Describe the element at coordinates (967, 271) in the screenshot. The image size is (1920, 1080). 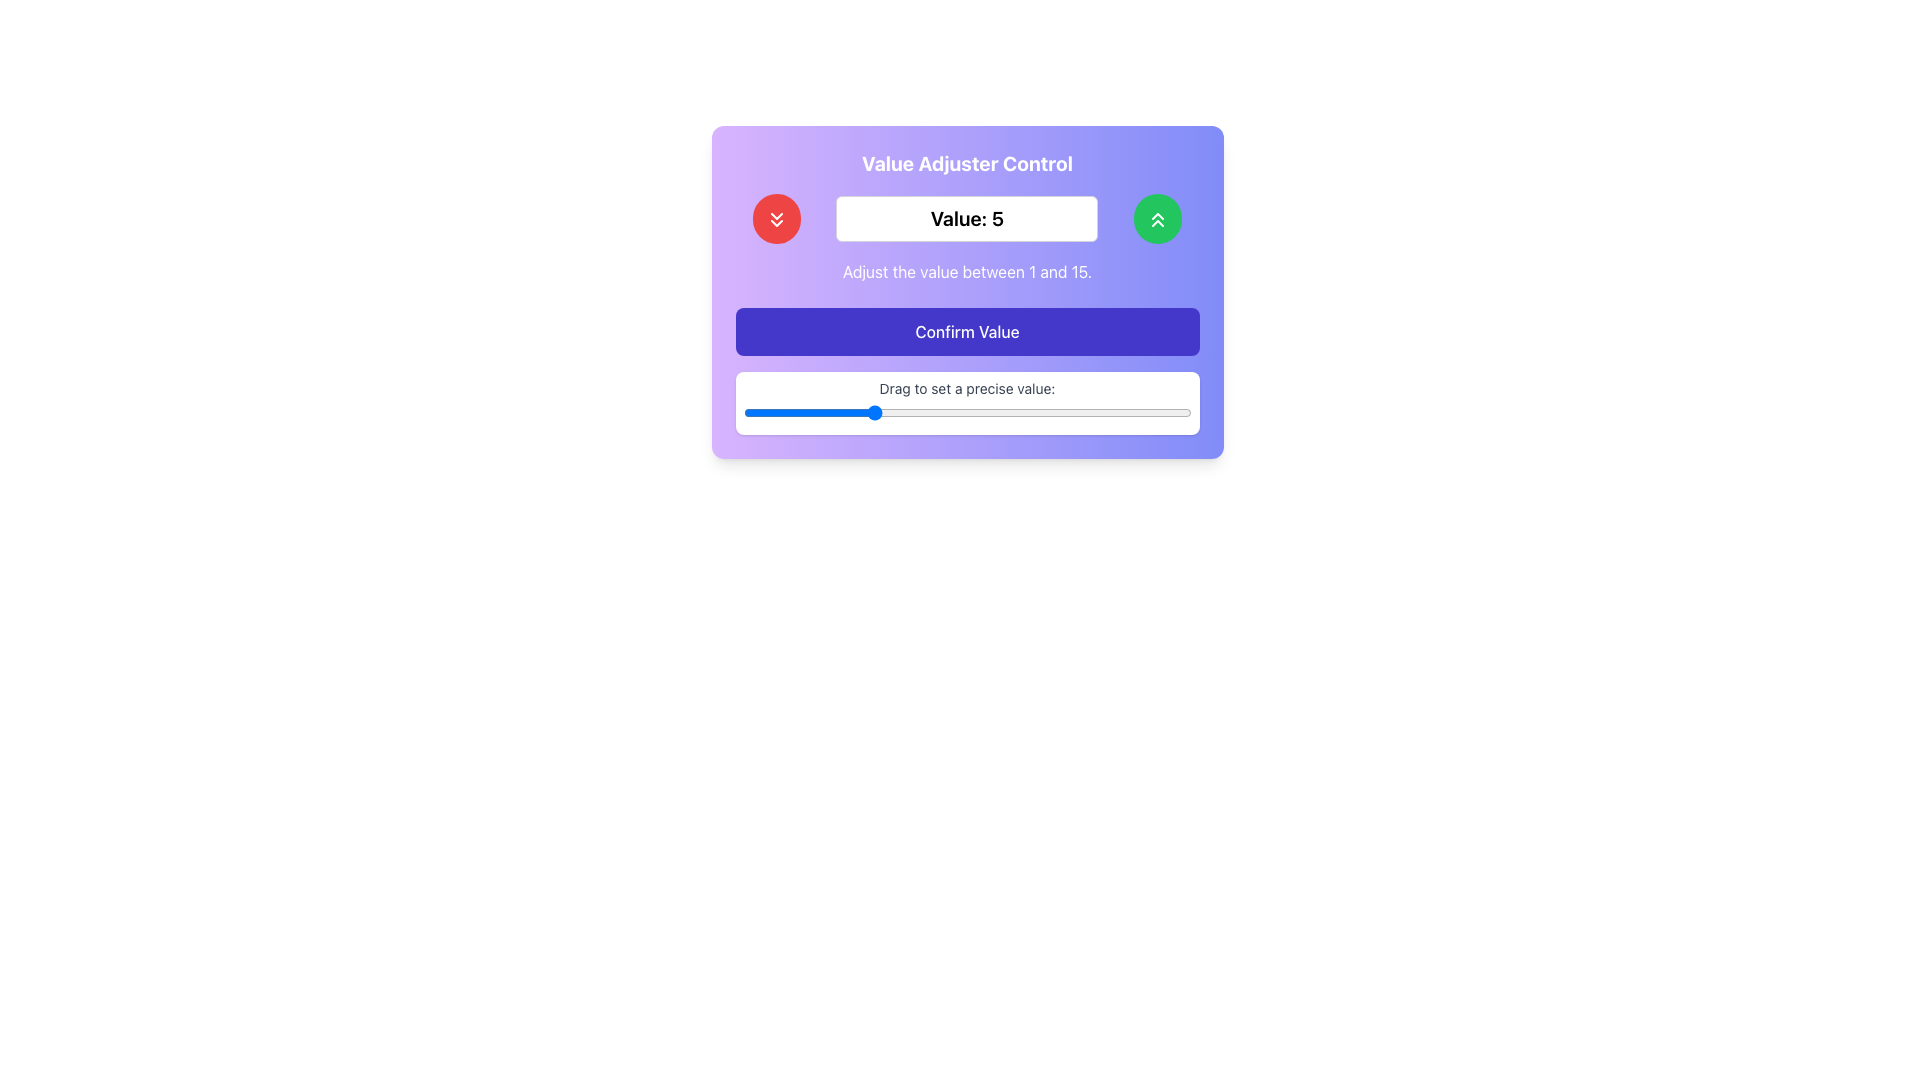
I see `the static text displaying 'Adjust the value between 1 and 15.' which is located within the 'Value Adjuster Control' card component` at that location.